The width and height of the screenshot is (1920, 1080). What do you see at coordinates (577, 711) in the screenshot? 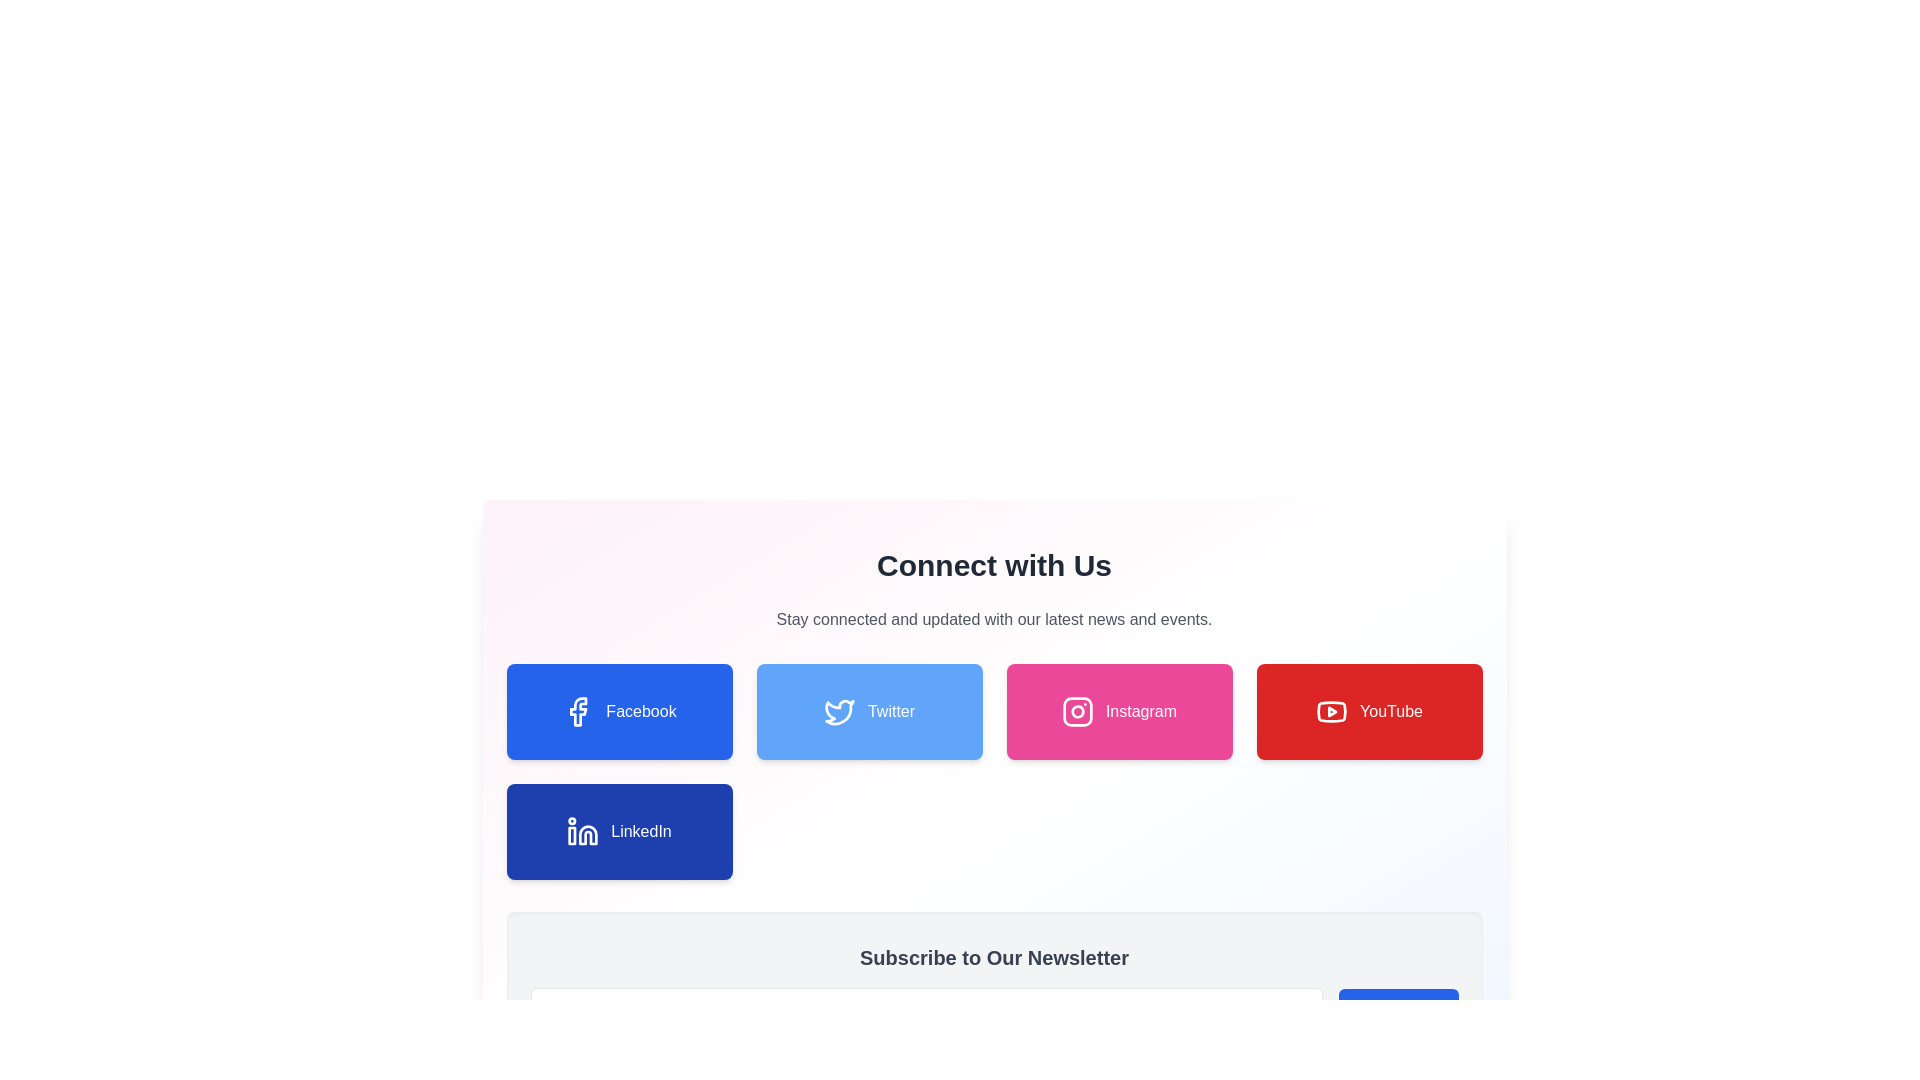
I see `the Facebook icon, which is a lowercase 'f' within a circular outline, located to the left of the 'Facebook' text label in a blue rectangular button` at bounding box center [577, 711].